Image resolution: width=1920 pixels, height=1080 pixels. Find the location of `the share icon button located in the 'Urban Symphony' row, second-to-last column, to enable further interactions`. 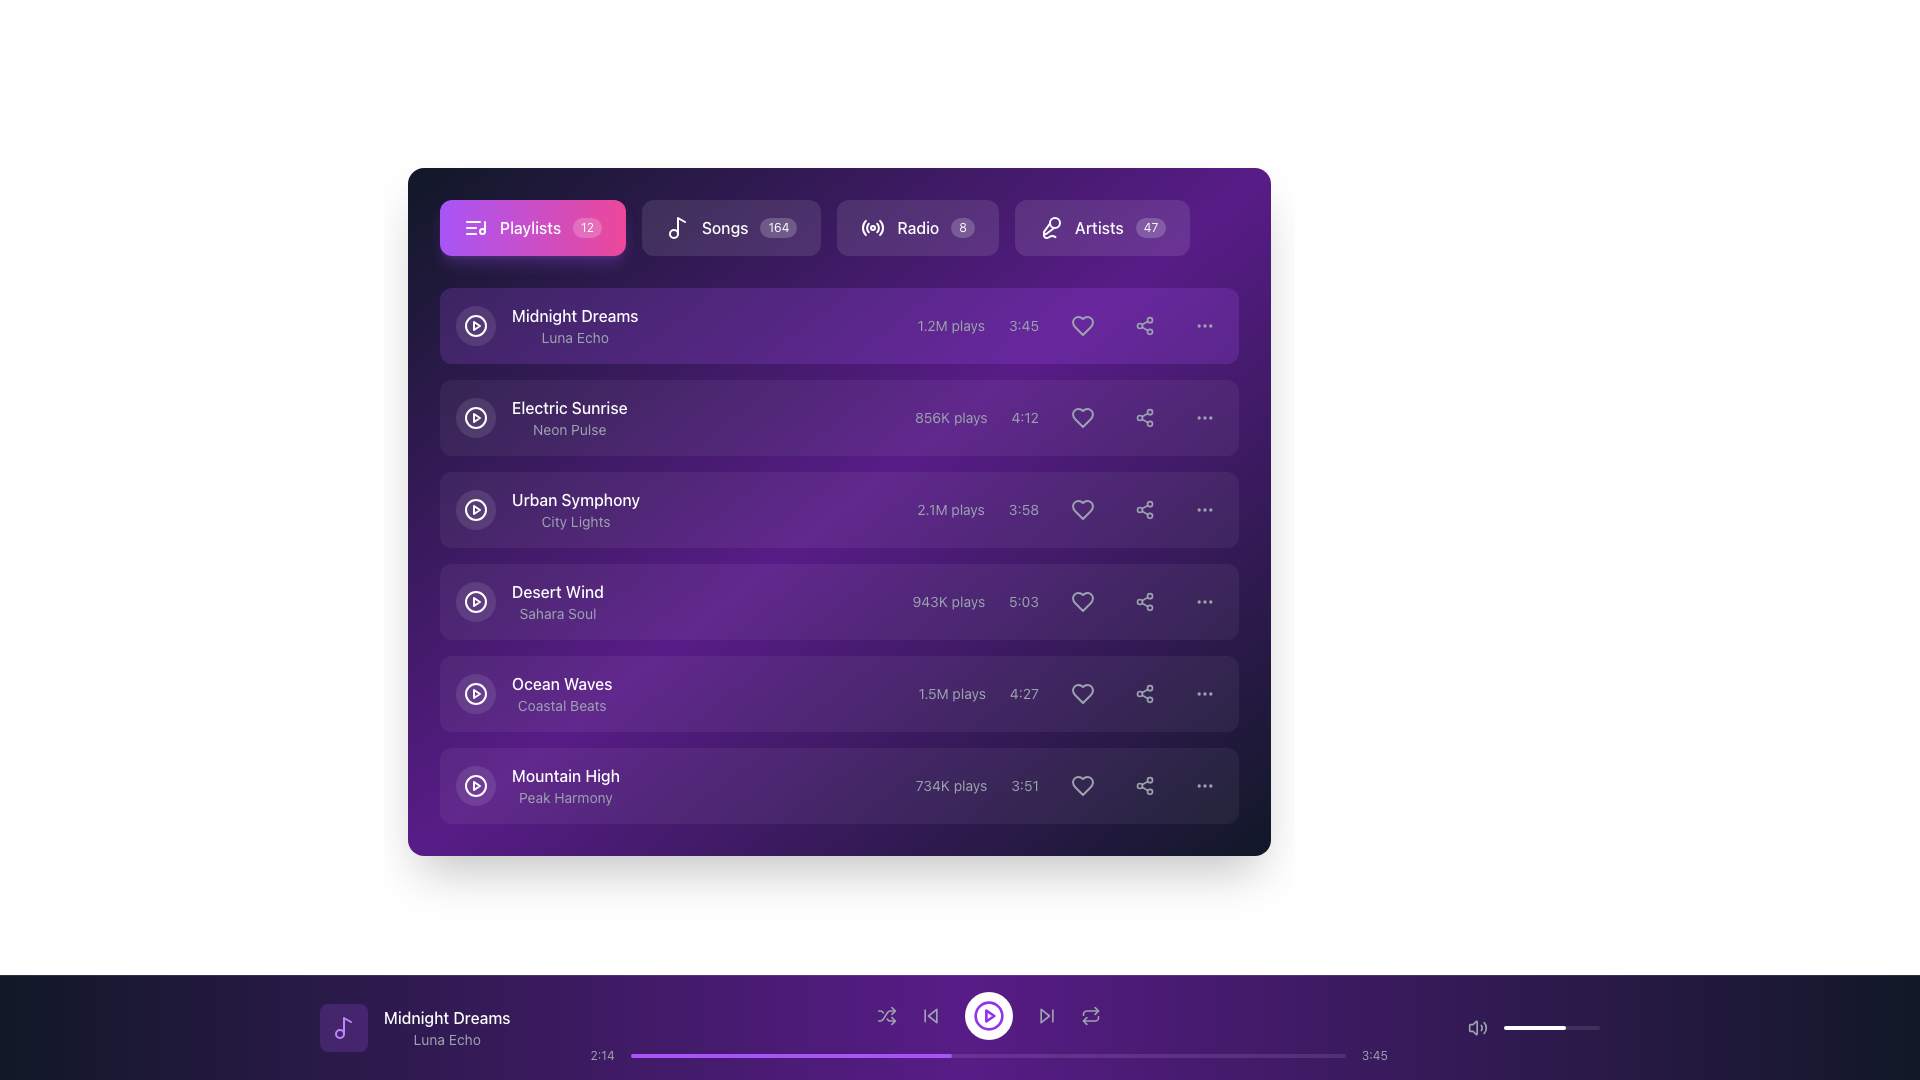

the share icon button located in the 'Urban Symphony' row, second-to-last column, to enable further interactions is located at coordinates (1145, 508).